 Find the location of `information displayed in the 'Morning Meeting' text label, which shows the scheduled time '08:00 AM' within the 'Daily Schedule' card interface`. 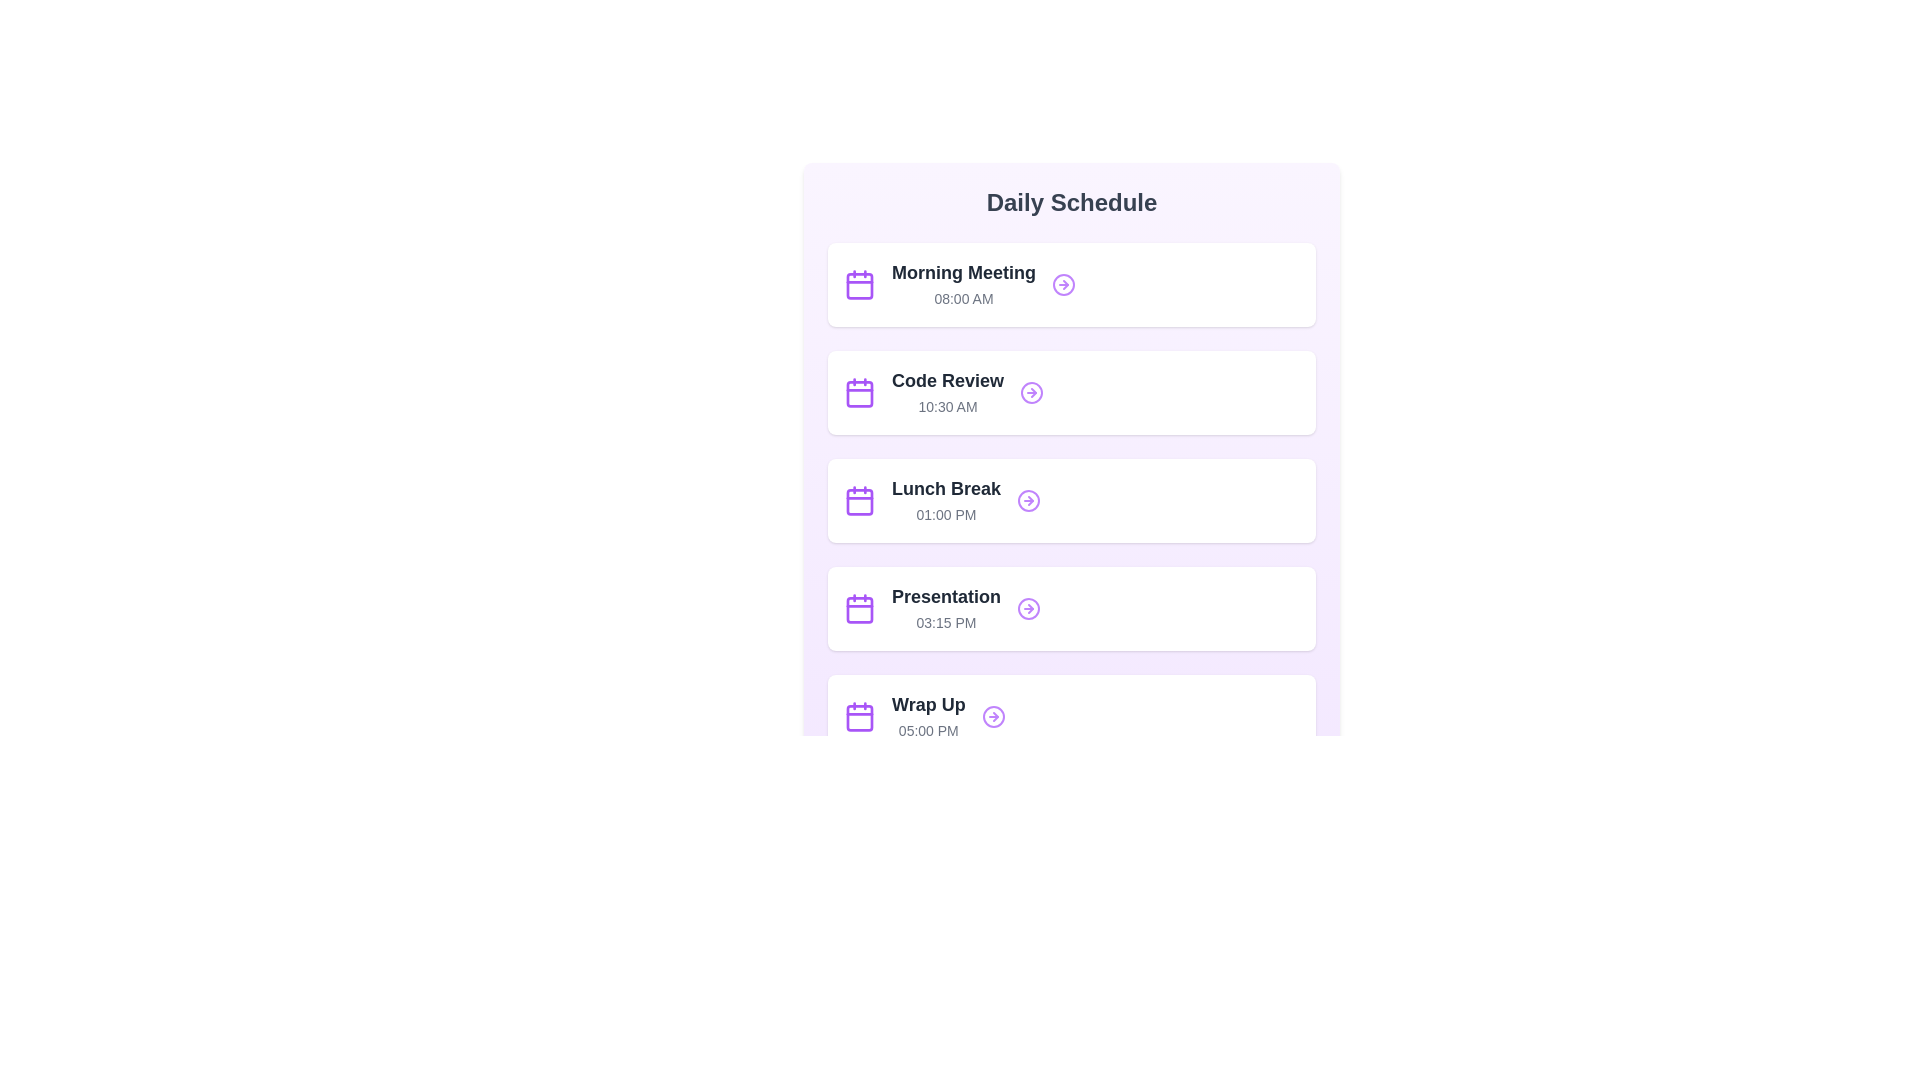

information displayed in the 'Morning Meeting' text label, which shows the scheduled time '08:00 AM' within the 'Daily Schedule' card interface is located at coordinates (964, 285).